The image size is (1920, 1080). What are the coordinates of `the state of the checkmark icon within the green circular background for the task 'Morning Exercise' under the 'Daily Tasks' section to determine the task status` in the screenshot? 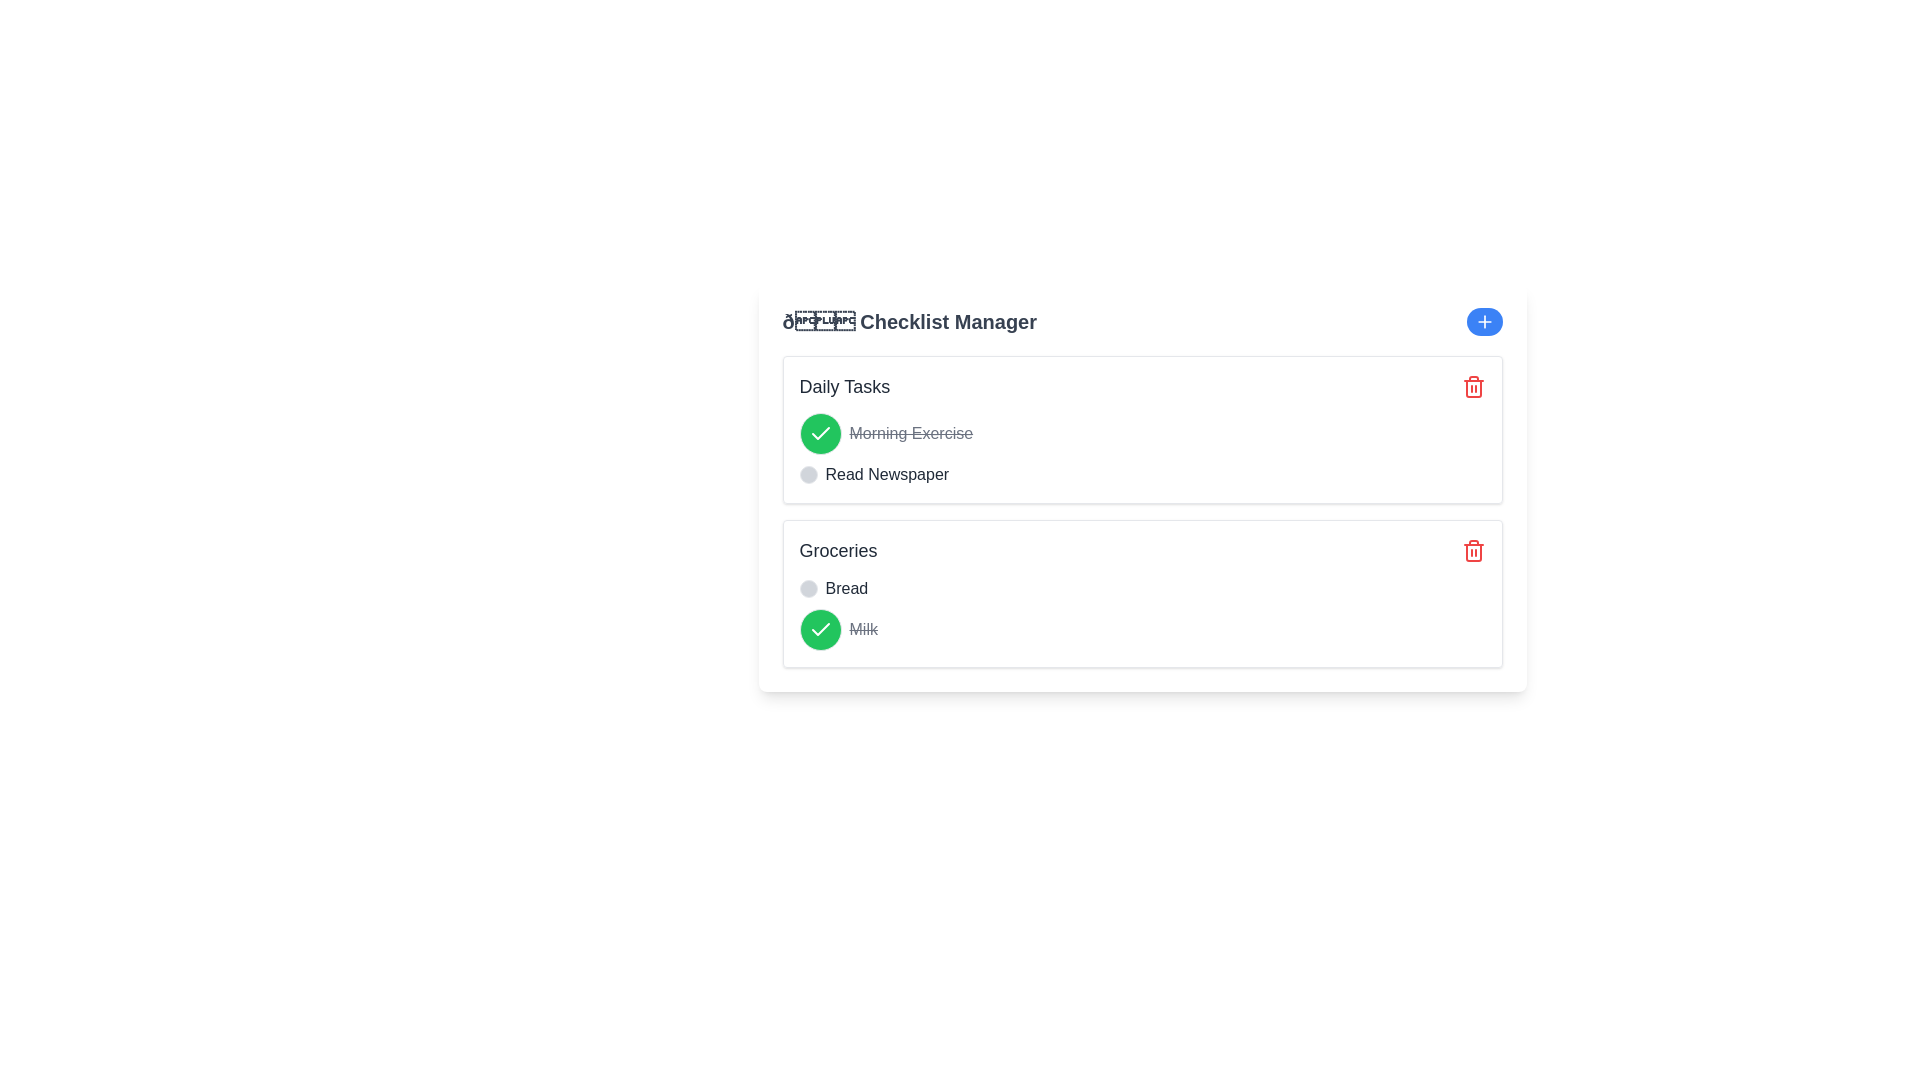 It's located at (820, 433).